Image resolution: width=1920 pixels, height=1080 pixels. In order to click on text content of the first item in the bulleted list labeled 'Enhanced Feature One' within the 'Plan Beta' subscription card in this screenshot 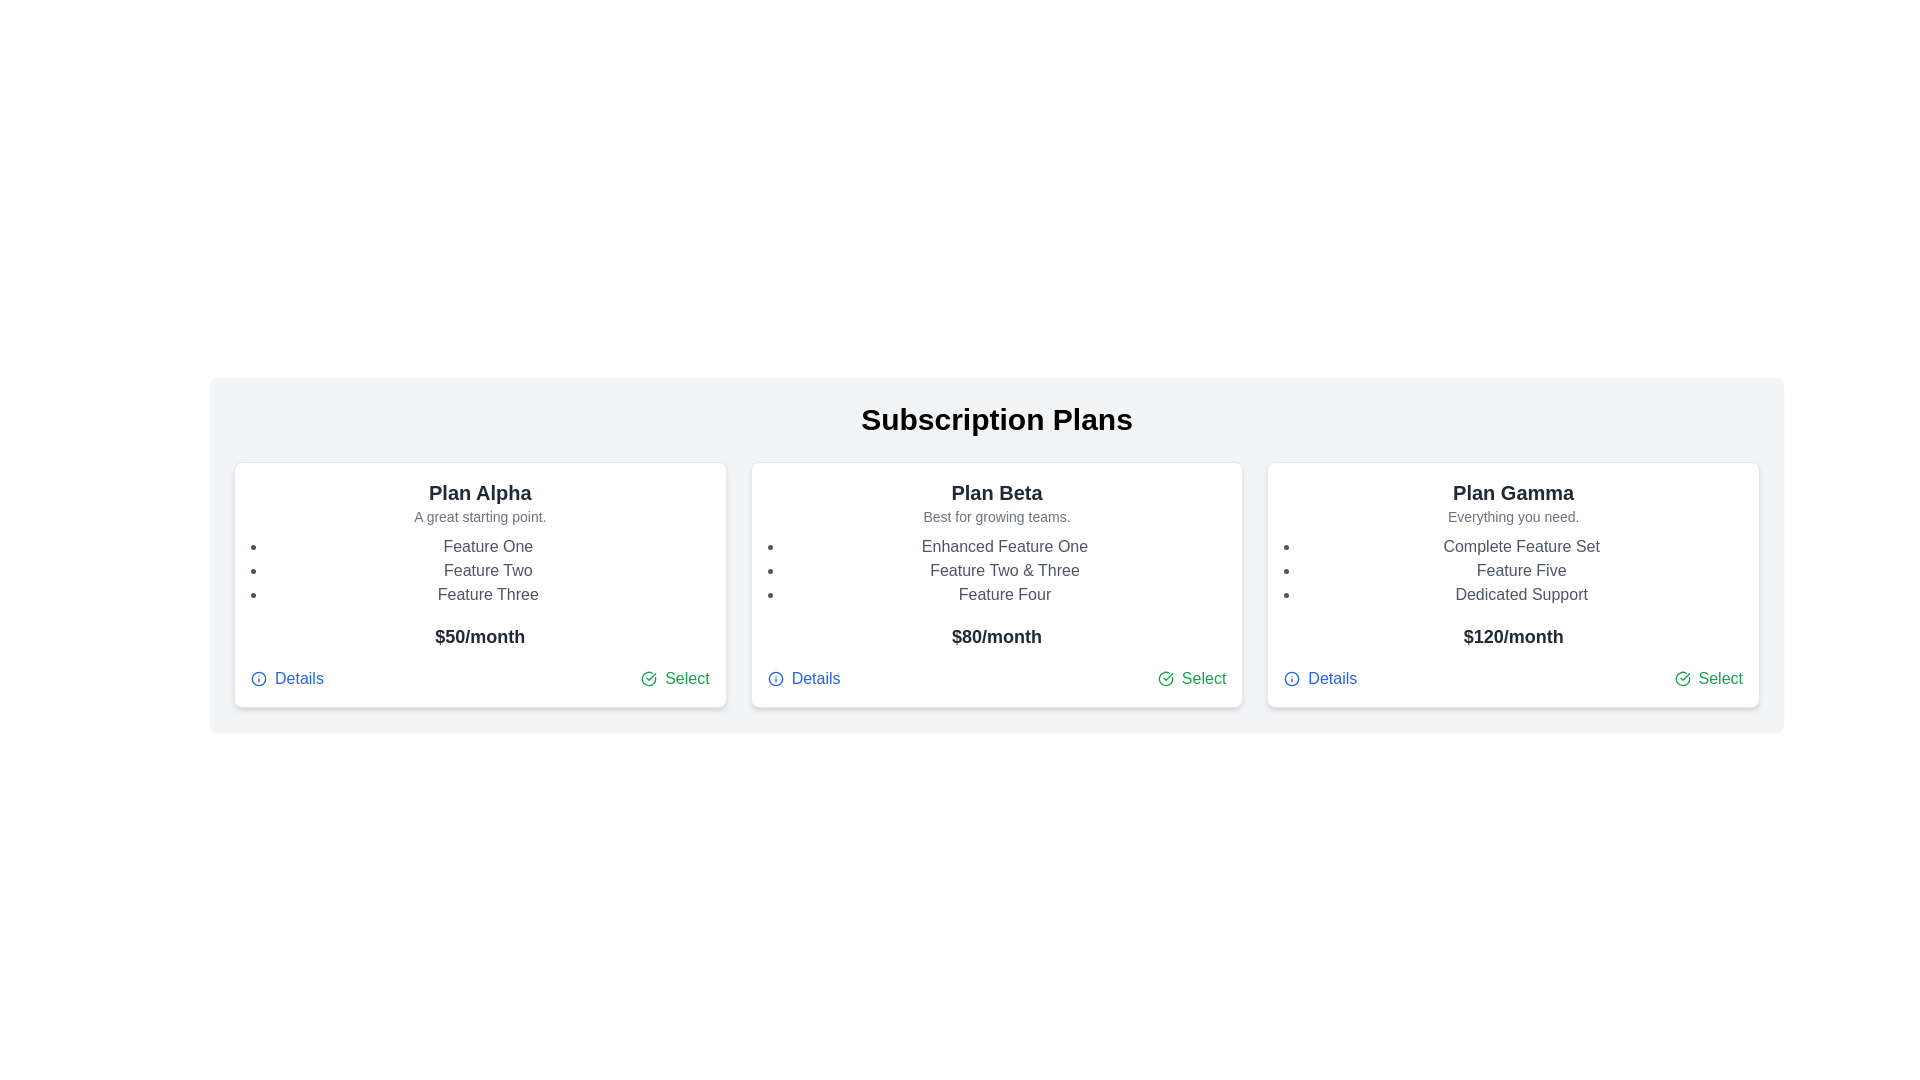, I will do `click(1004, 547)`.